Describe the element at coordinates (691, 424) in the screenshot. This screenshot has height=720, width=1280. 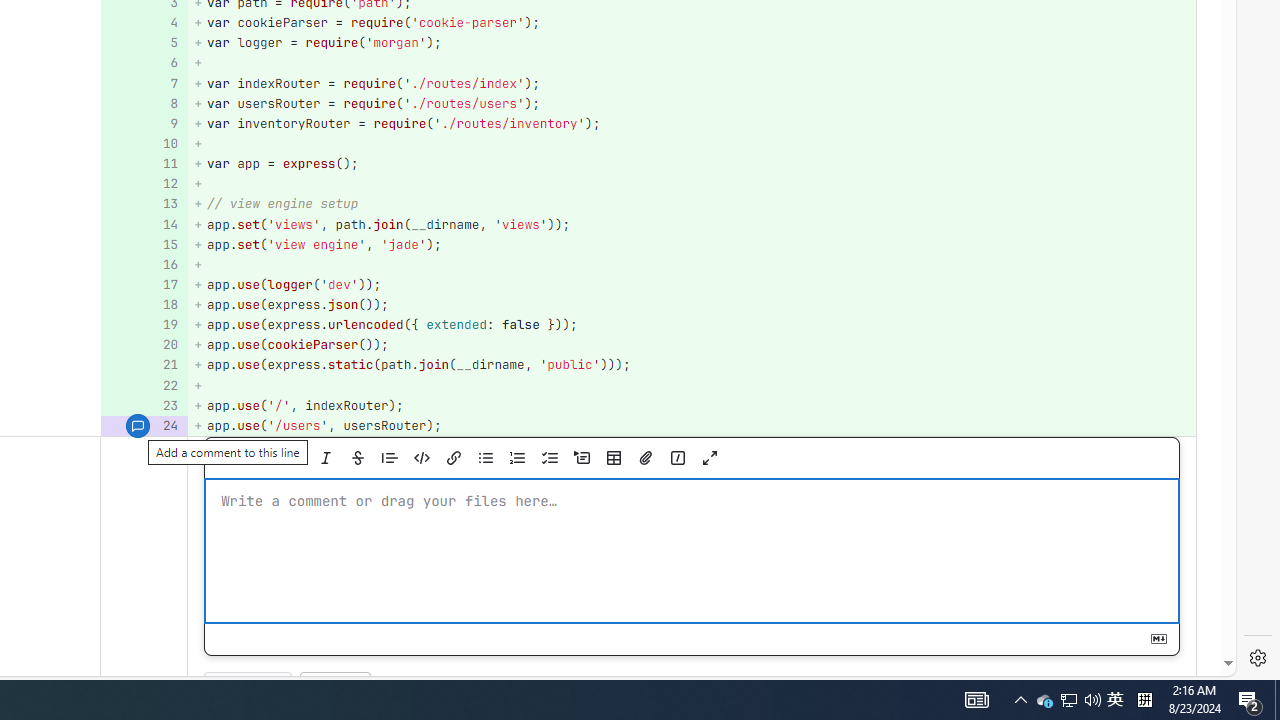
I see `'+ app.use('` at that location.